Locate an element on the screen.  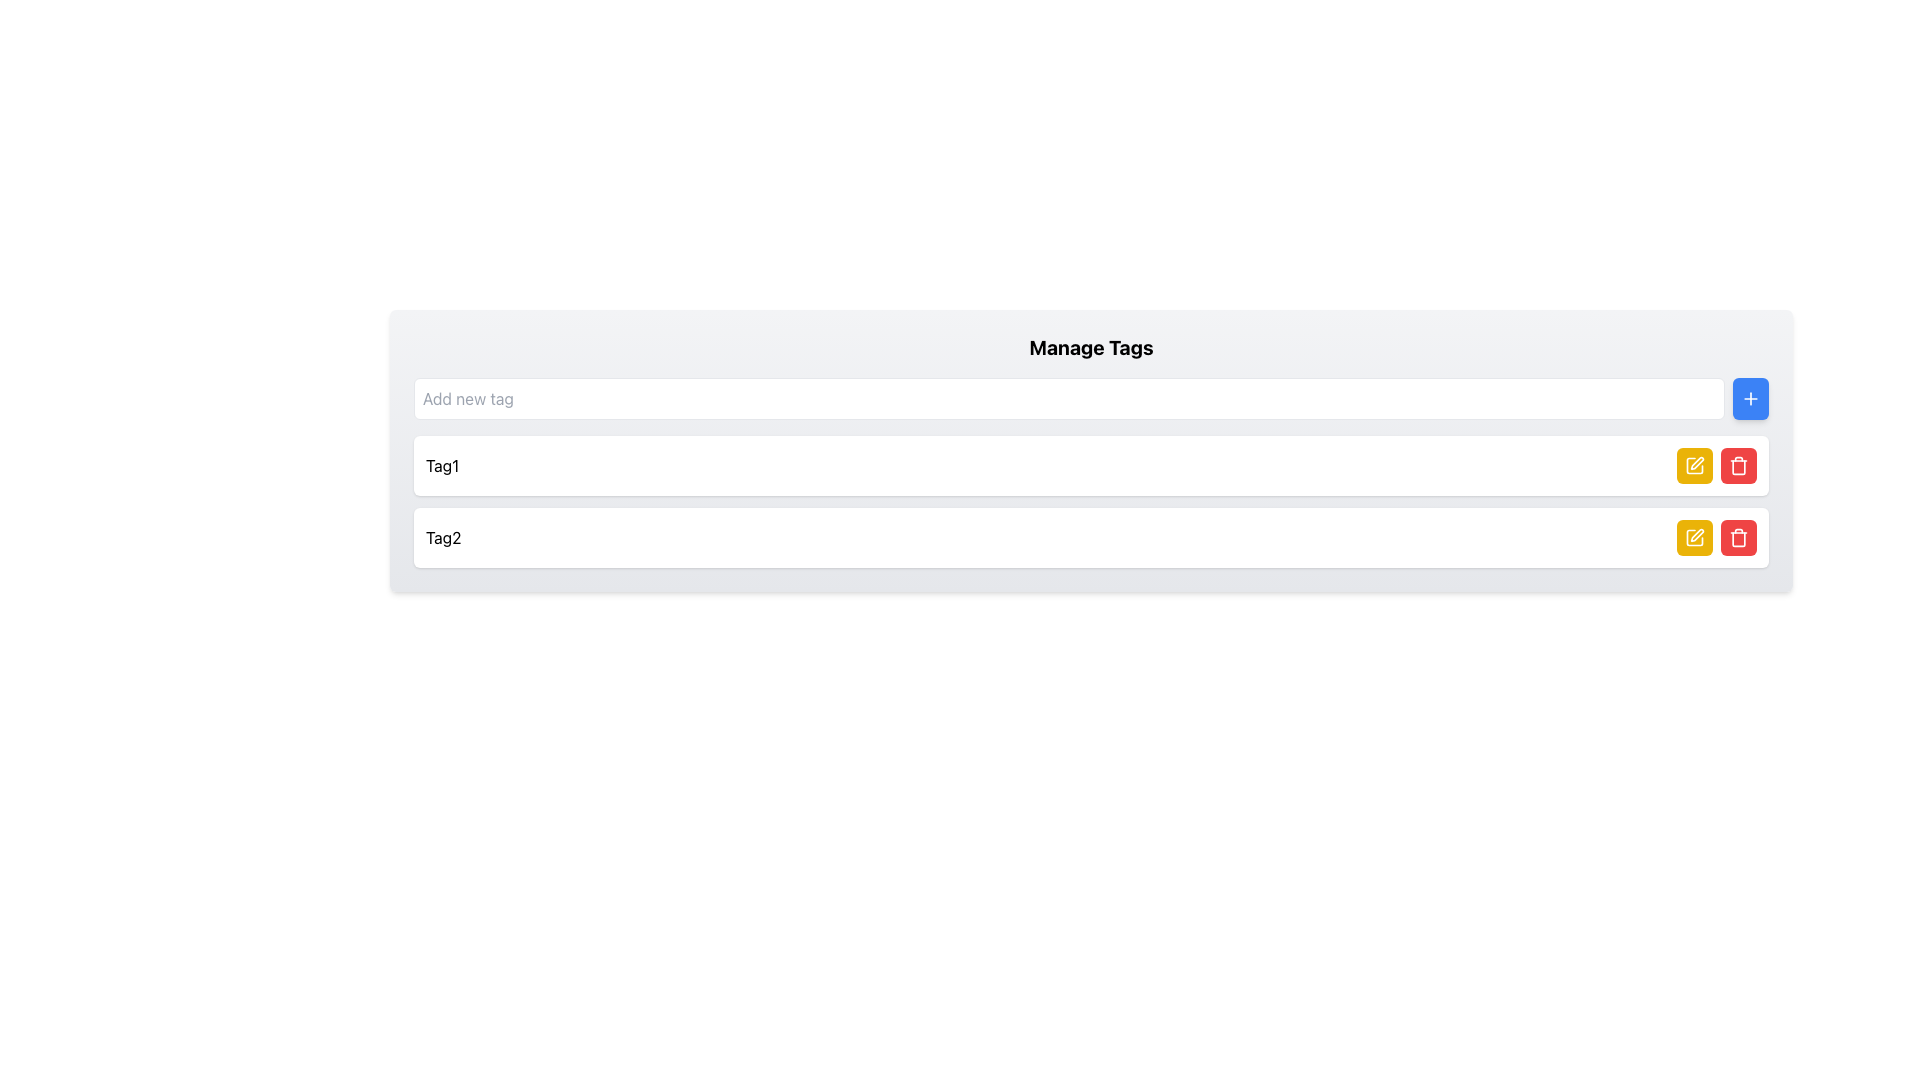
the yellow rectangular button with rounded corners and a white pen icon is located at coordinates (1693, 536).